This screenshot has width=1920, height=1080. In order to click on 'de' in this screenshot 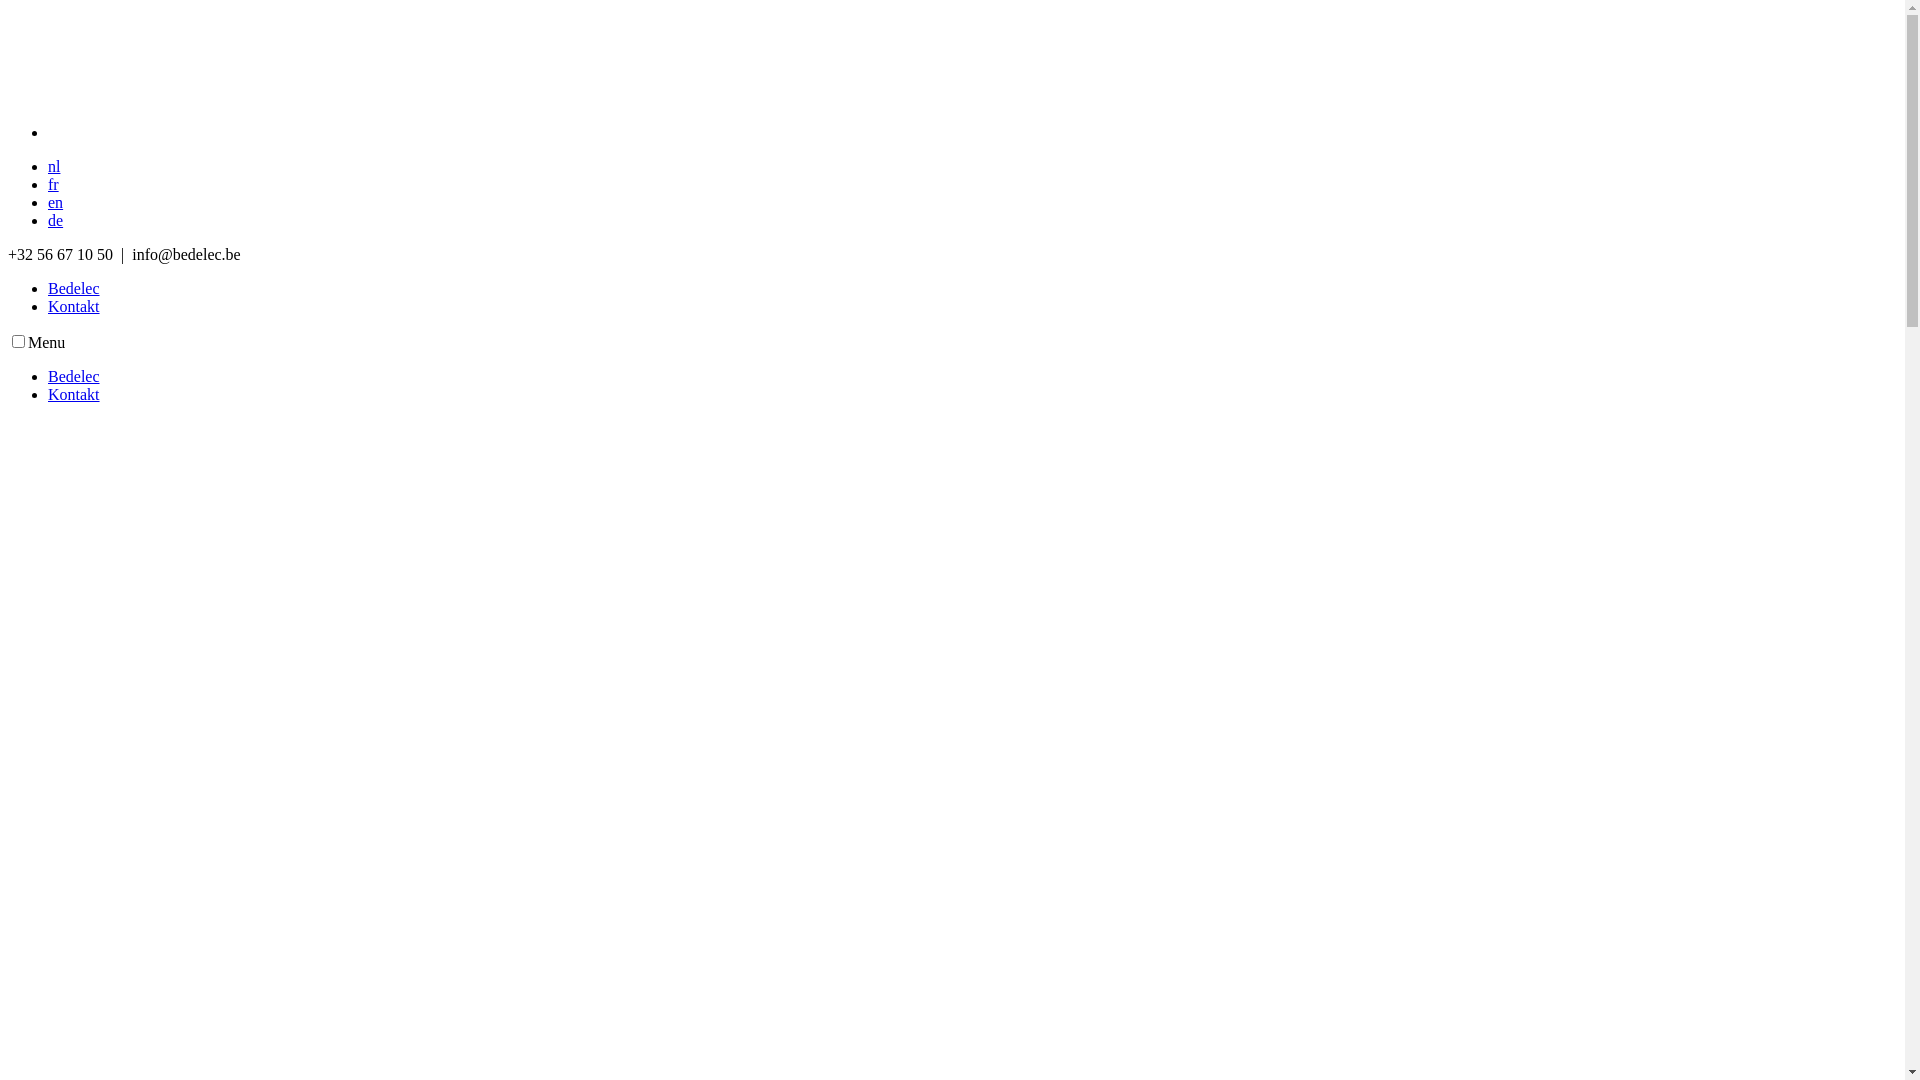, I will do `click(55, 220)`.